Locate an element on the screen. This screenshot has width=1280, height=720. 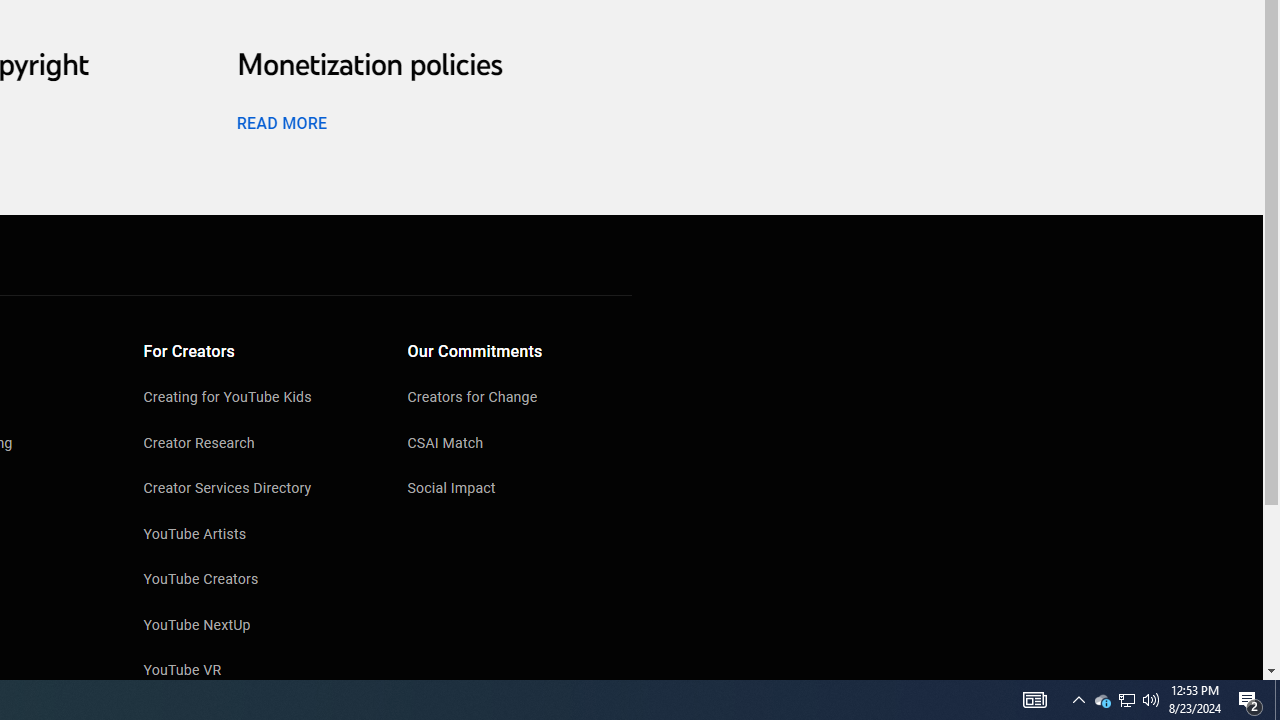
'Creator Research' is located at coordinates (255, 443).